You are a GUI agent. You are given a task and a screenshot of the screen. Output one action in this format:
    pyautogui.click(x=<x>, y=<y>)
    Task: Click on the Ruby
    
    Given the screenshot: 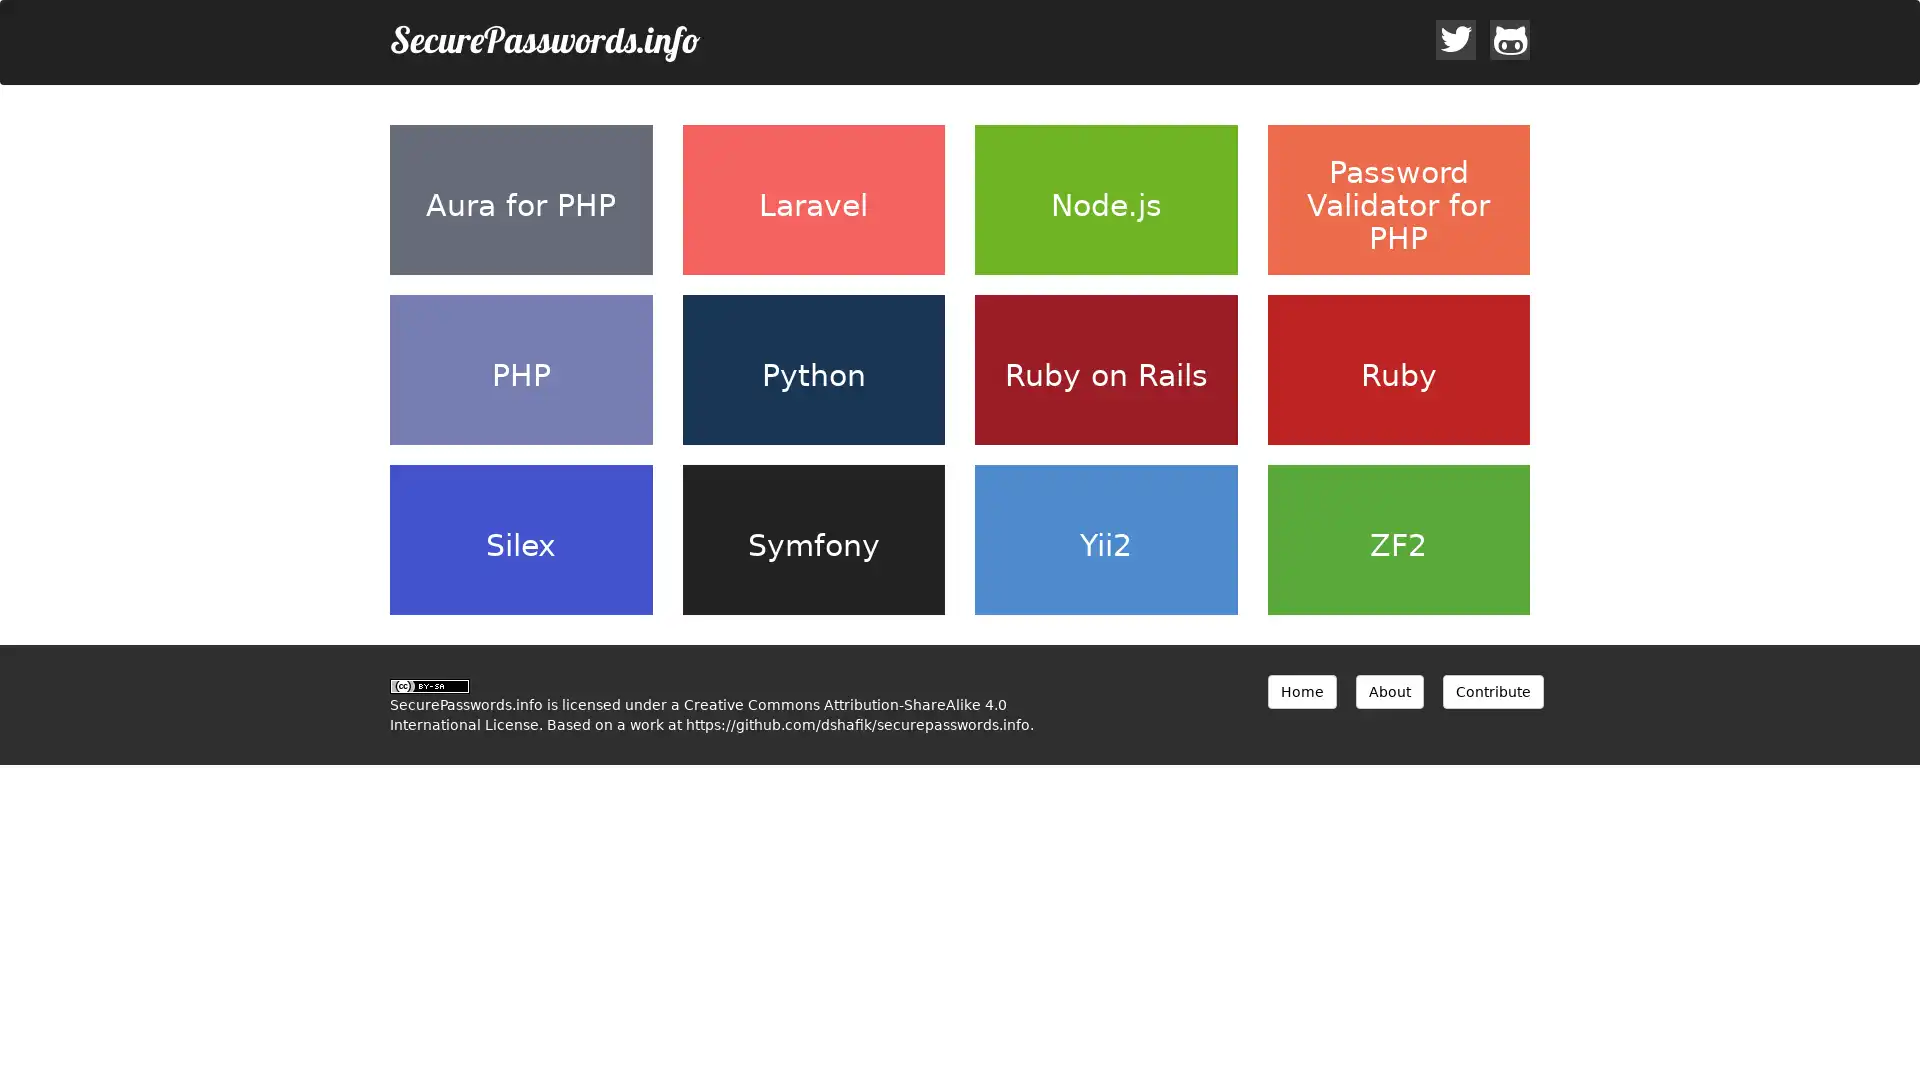 What is the action you would take?
    pyautogui.click(x=1397, y=370)
    